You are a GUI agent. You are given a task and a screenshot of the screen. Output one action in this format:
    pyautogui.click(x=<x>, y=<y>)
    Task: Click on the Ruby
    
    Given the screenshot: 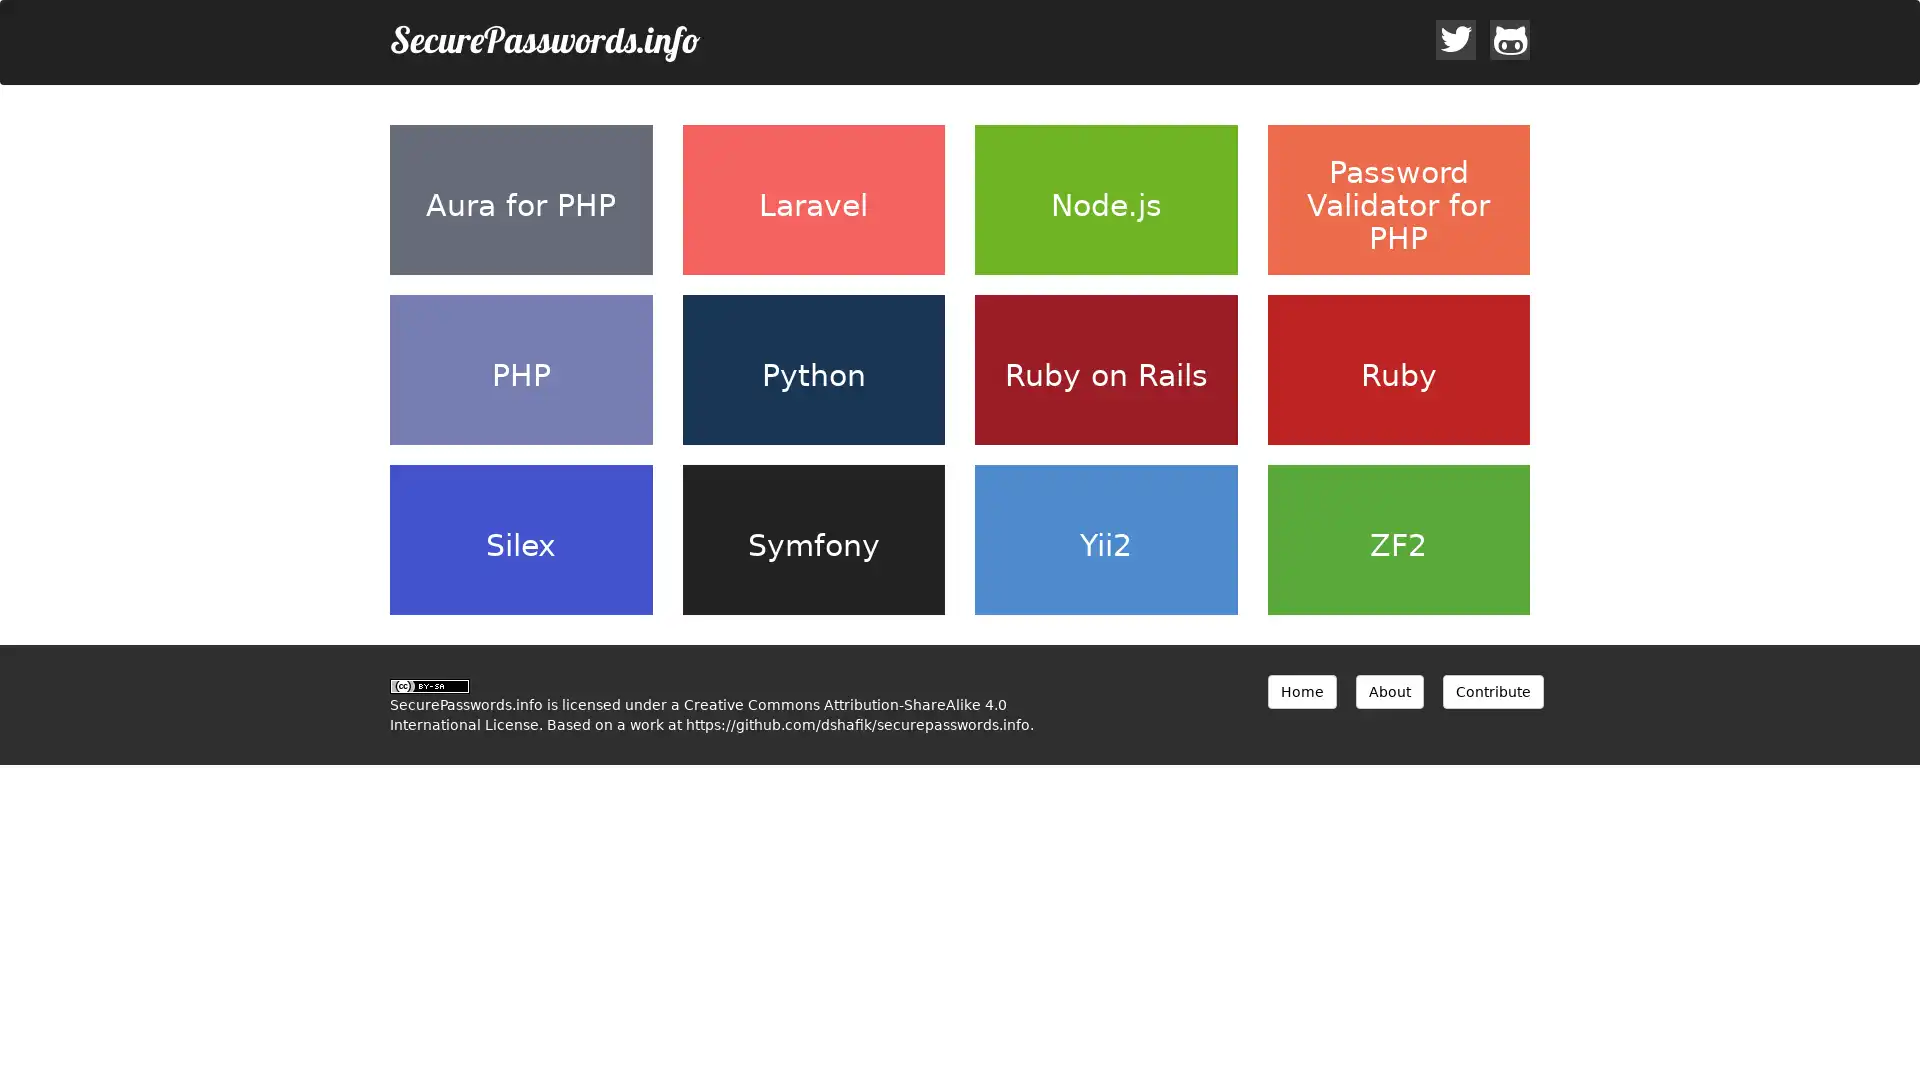 What is the action you would take?
    pyautogui.click(x=1397, y=370)
    